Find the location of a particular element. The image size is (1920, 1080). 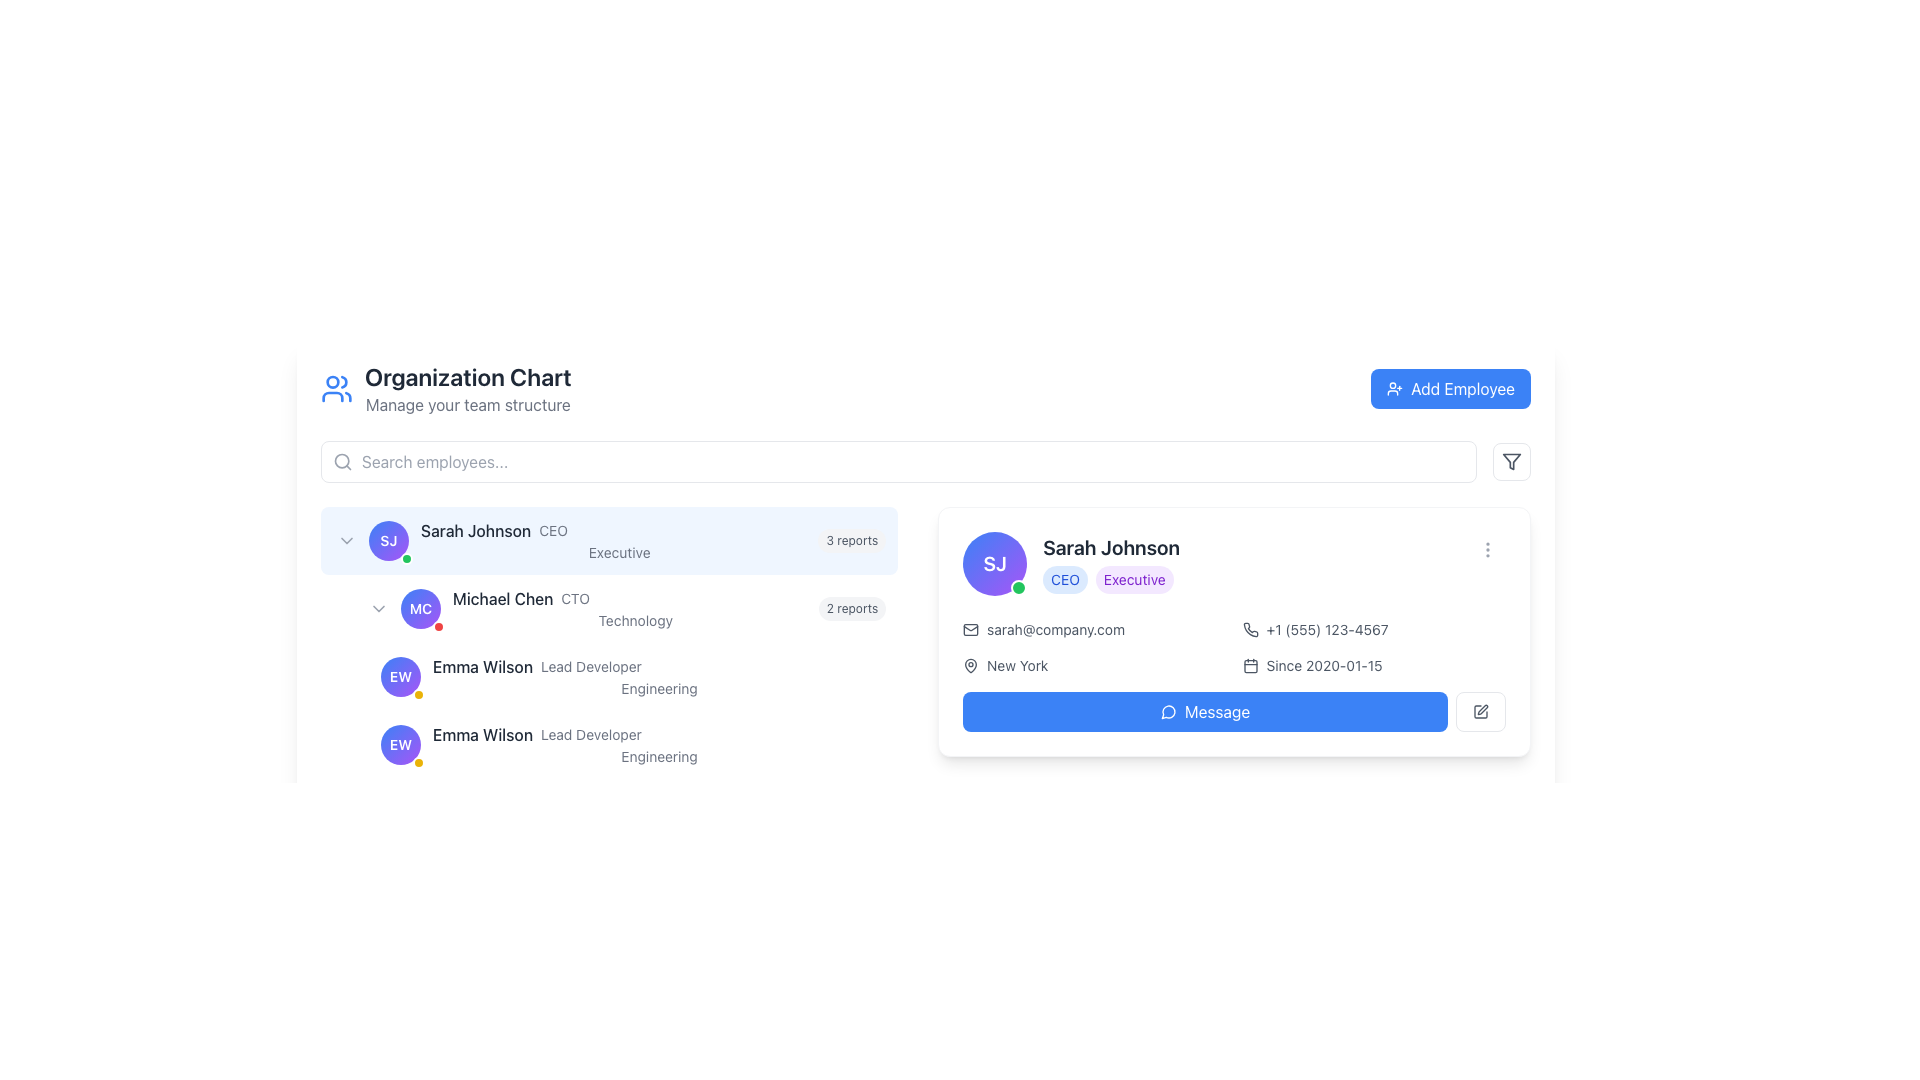

text from the Text and Icon Group that features a blue icon of stylized users and the bold text 'Organization Chart' with the subtitle 'Manage your team structure' is located at coordinates (445, 389).